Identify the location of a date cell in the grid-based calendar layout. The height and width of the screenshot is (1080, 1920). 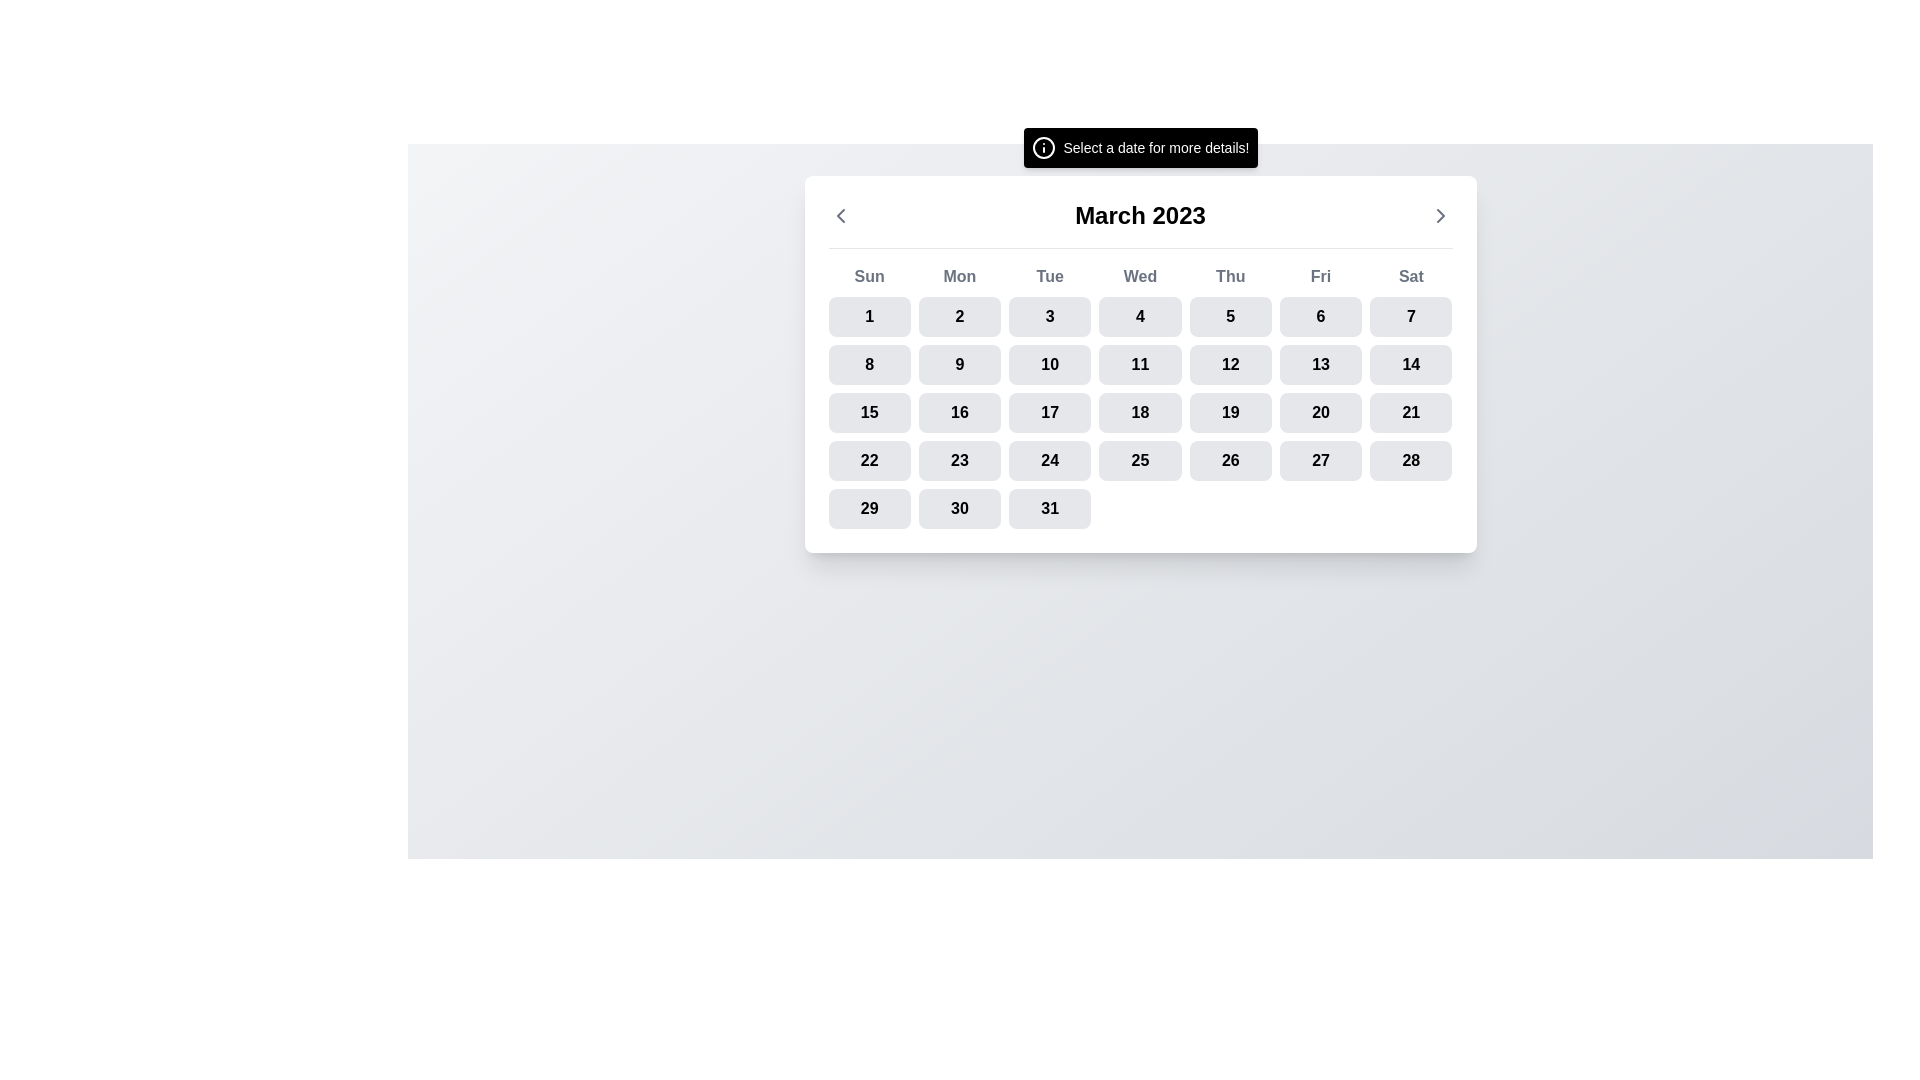
(1140, 397).